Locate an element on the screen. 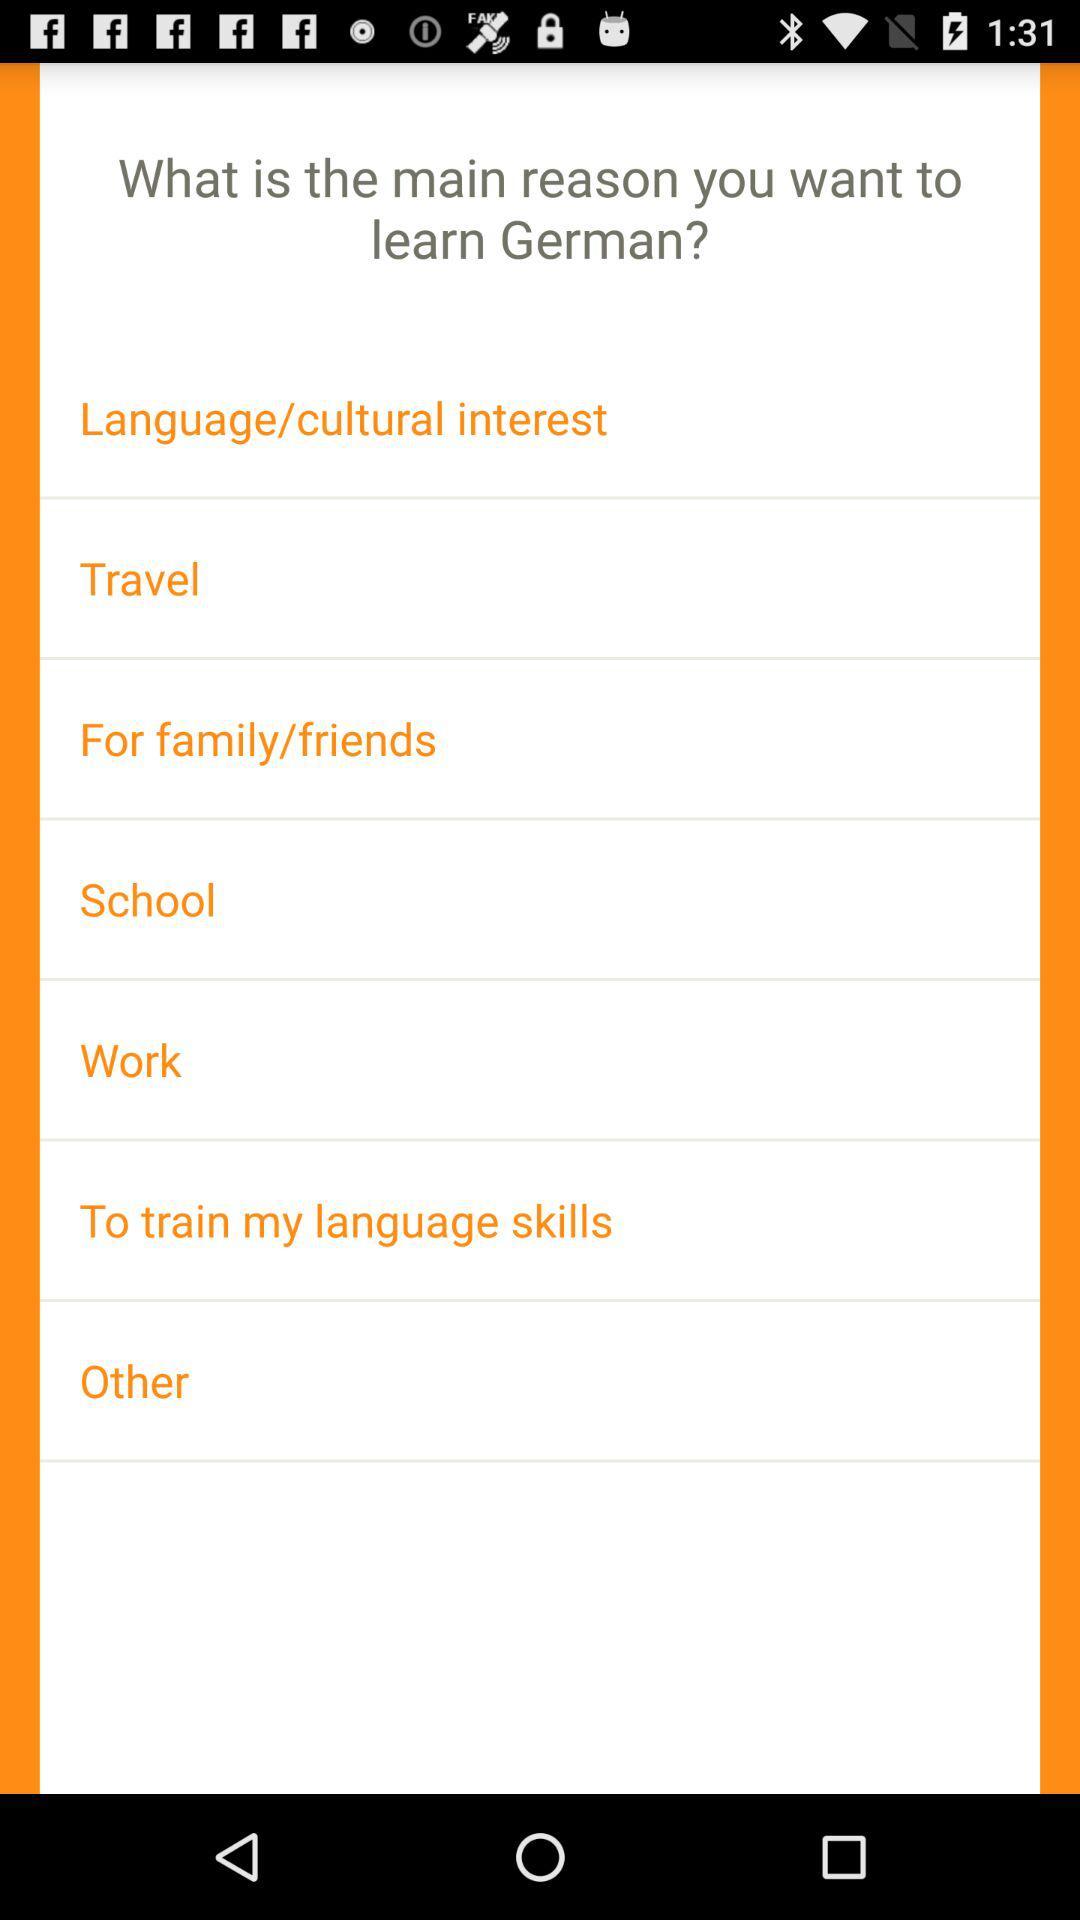  the language/cultural interest app is located at coordinates (540, 416).